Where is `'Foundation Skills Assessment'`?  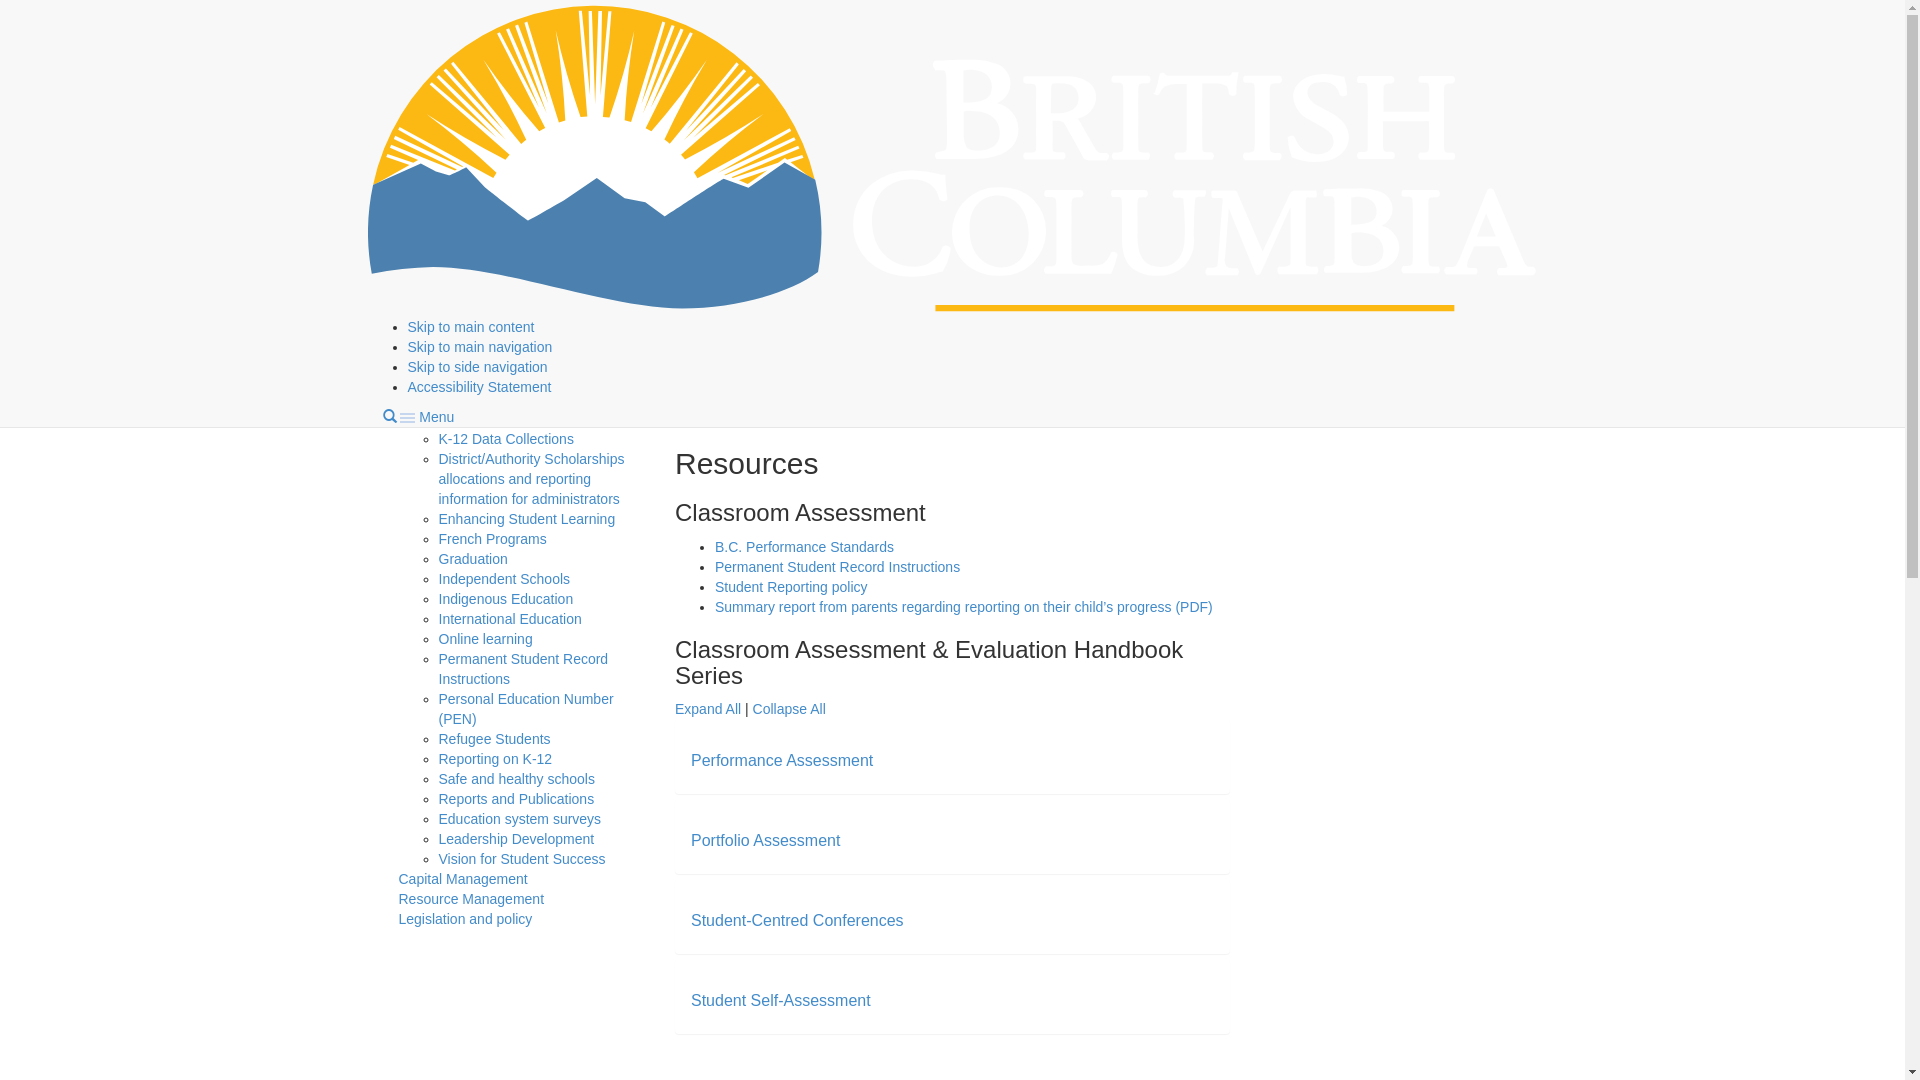 'Foundation Skills Assessment' is located at coordinates (531, 227).